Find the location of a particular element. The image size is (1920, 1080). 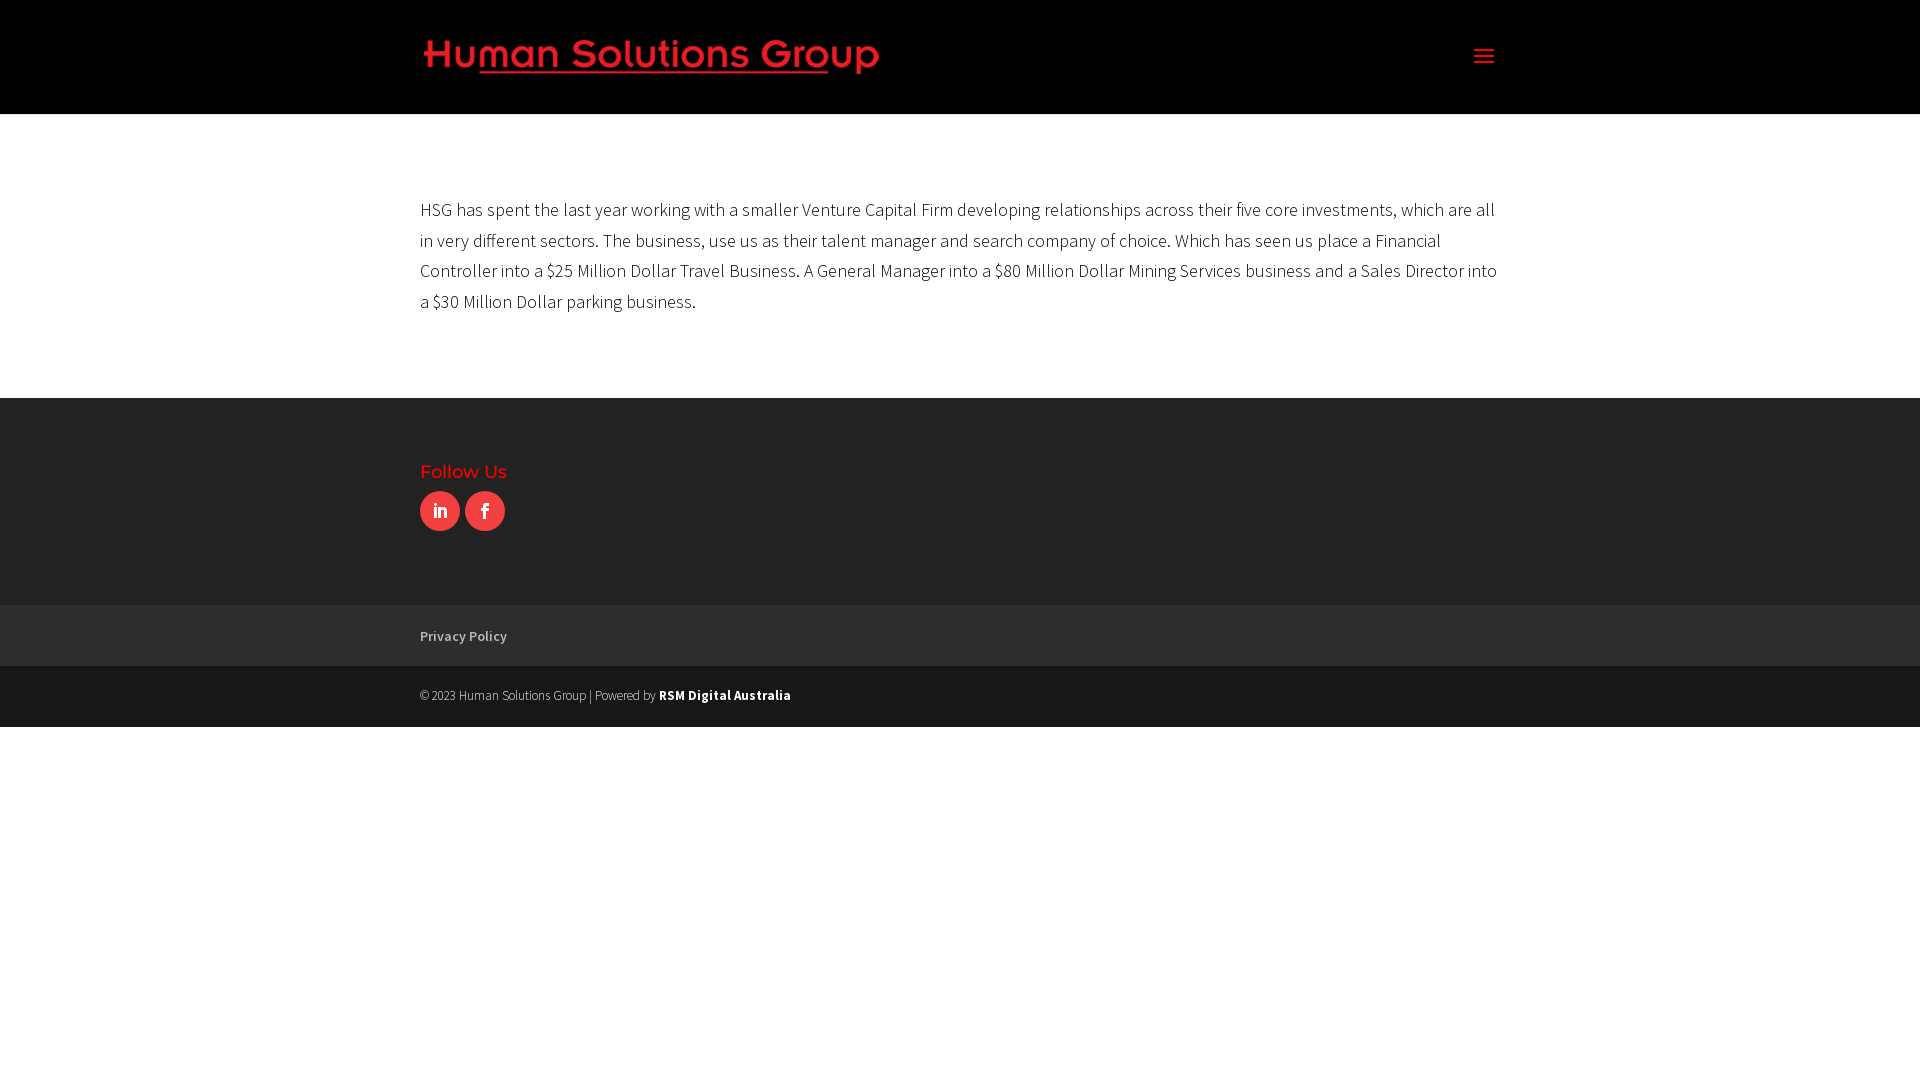

'RSM Digital Australia' is located at coordinates (723, 694).